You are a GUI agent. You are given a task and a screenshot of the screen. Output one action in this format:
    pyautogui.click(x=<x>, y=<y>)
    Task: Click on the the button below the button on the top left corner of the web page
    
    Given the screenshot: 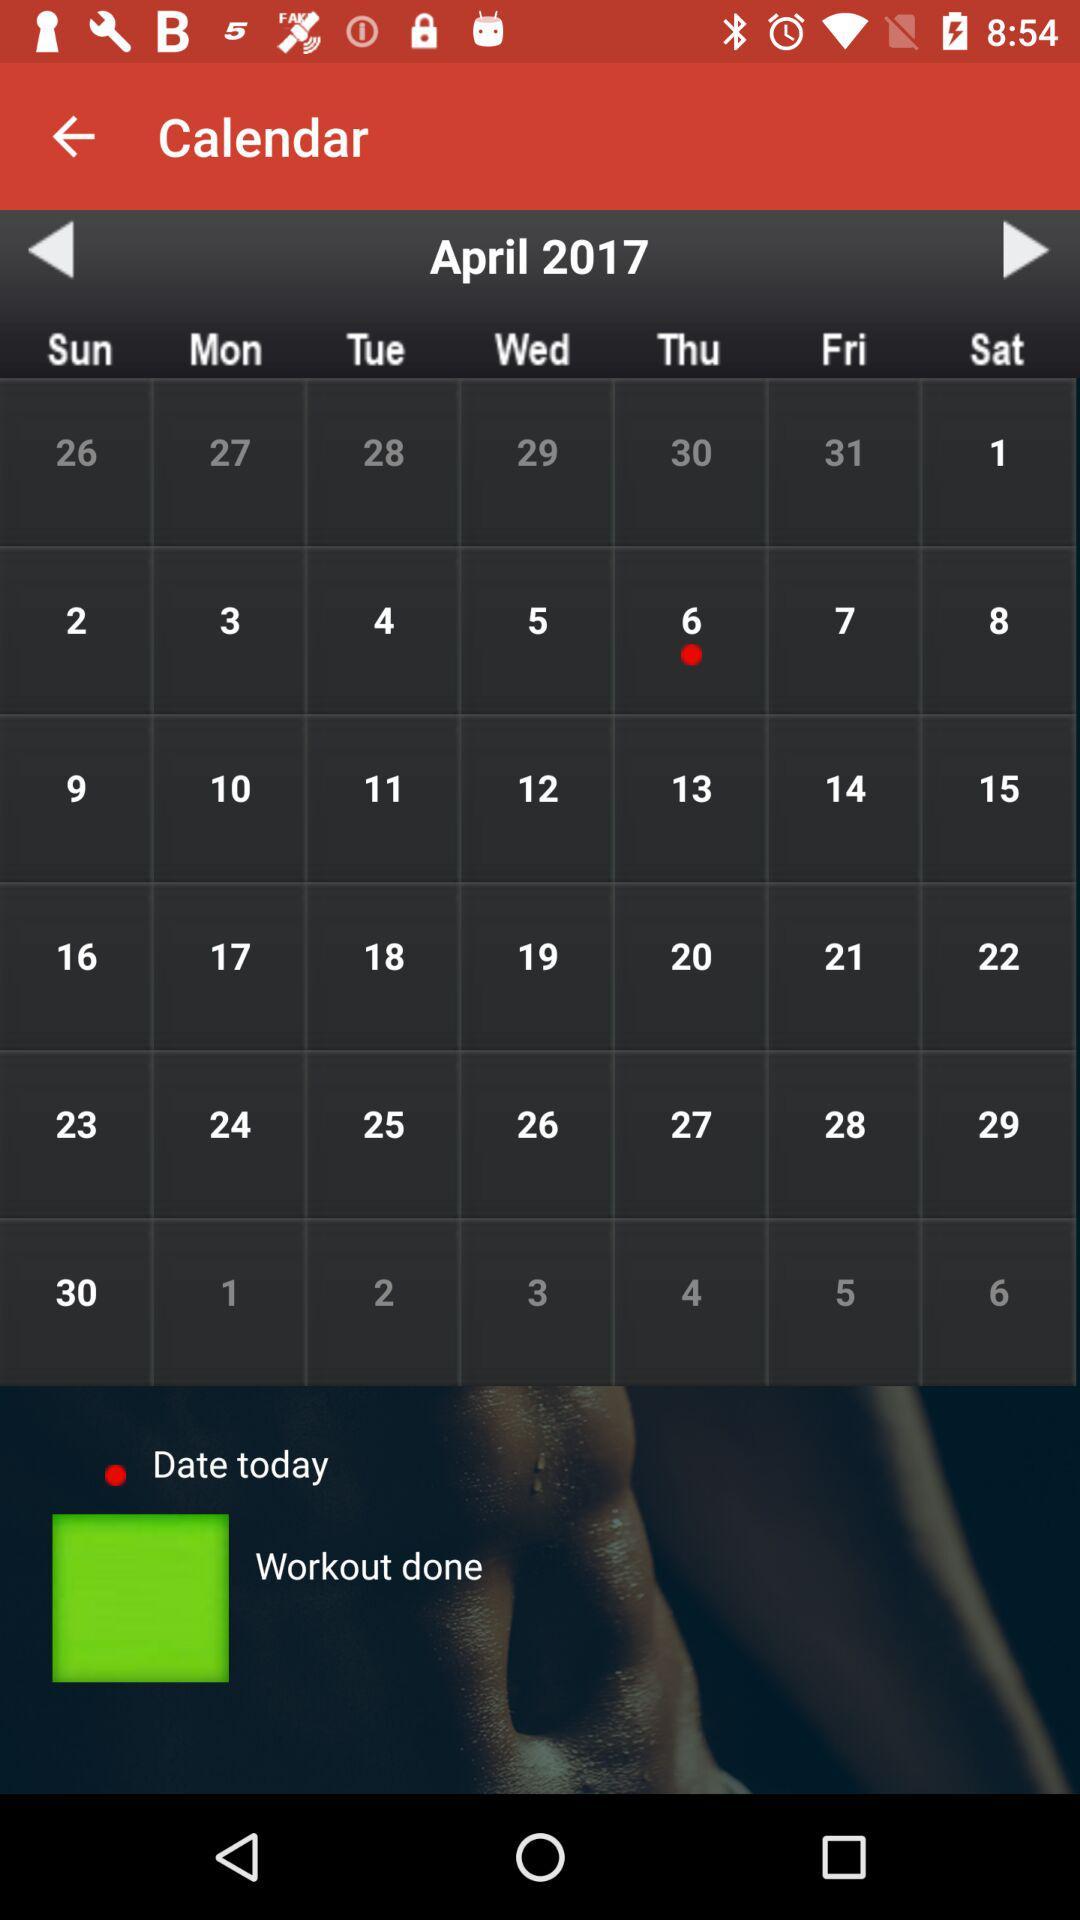 What is the action you would take?
    pyautogui.click(x=51, y=248)
    